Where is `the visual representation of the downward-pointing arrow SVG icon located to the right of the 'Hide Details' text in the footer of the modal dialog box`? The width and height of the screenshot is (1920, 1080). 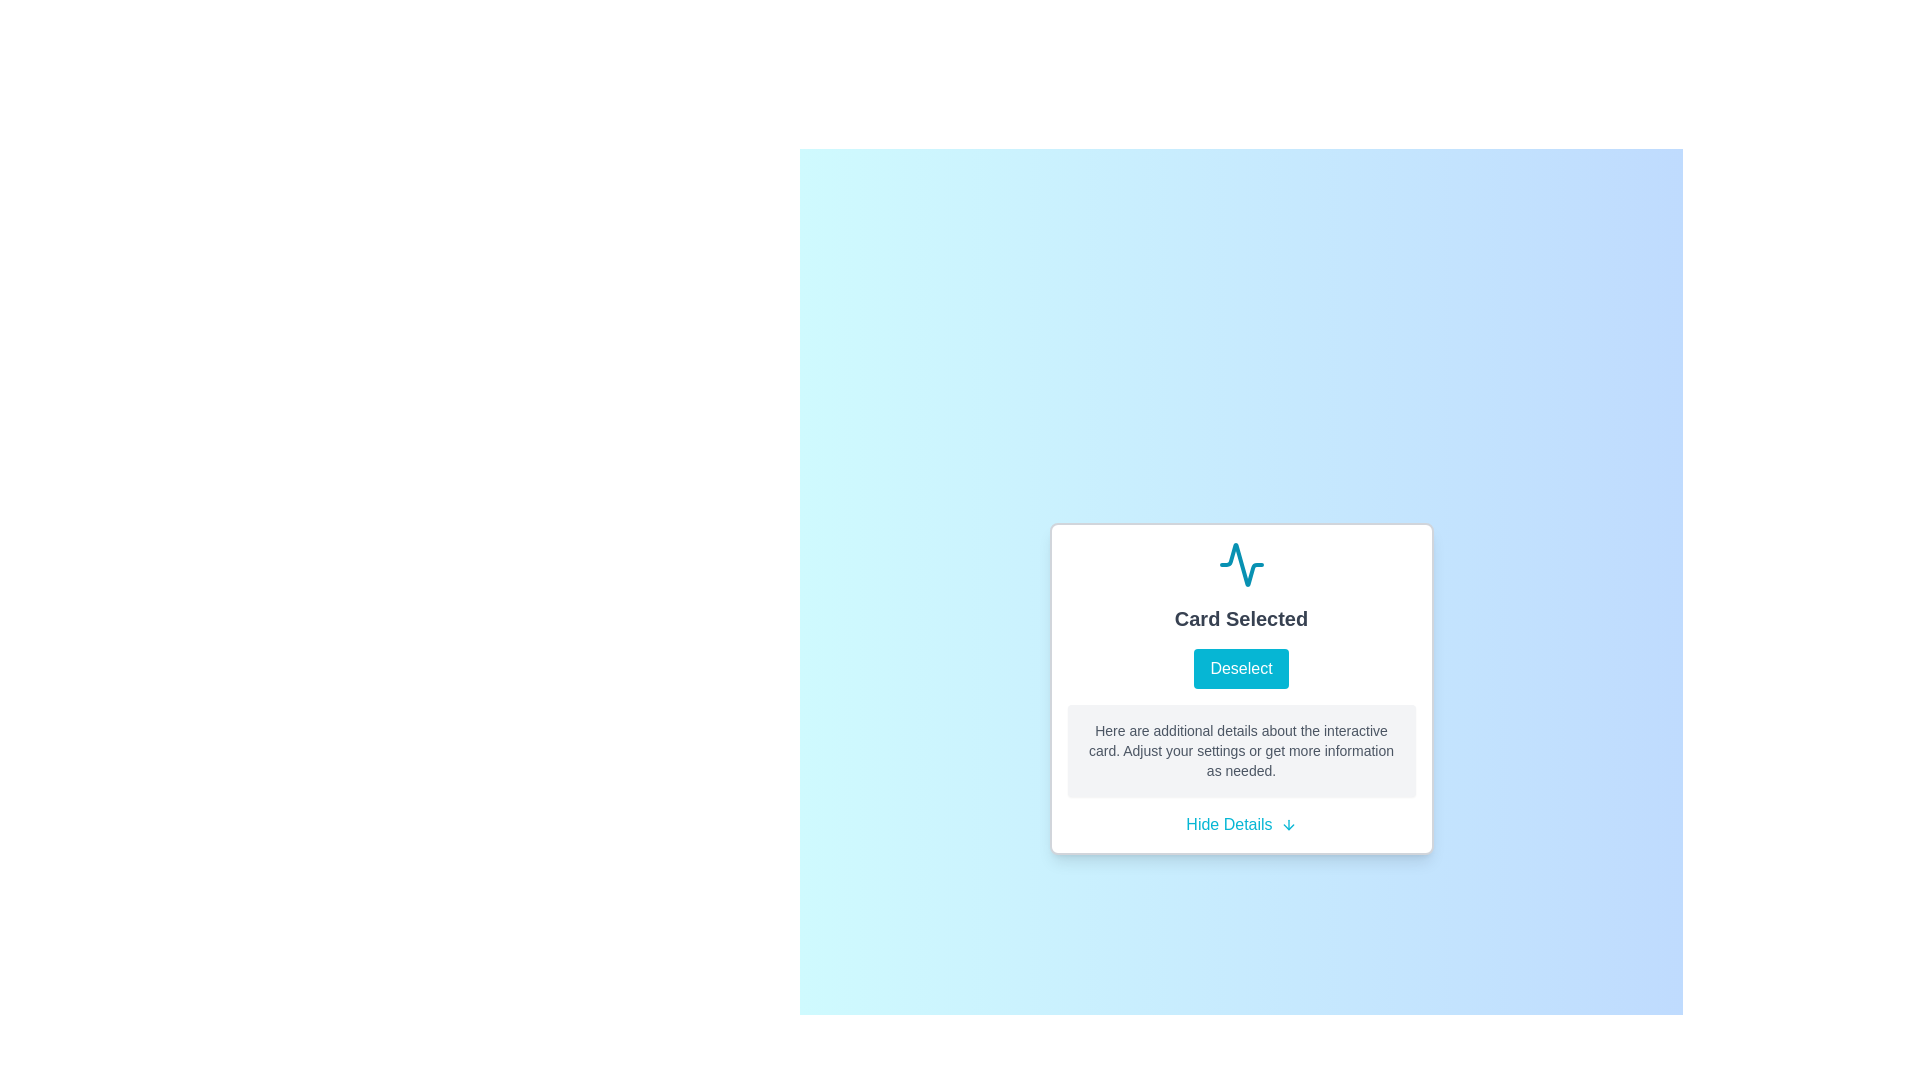 the visual representation of the downward-pointing arrow SVG icon located to the right of the 'Hide Details' text in the footer of the modal dialog box is located at coordinates (1288, 825).